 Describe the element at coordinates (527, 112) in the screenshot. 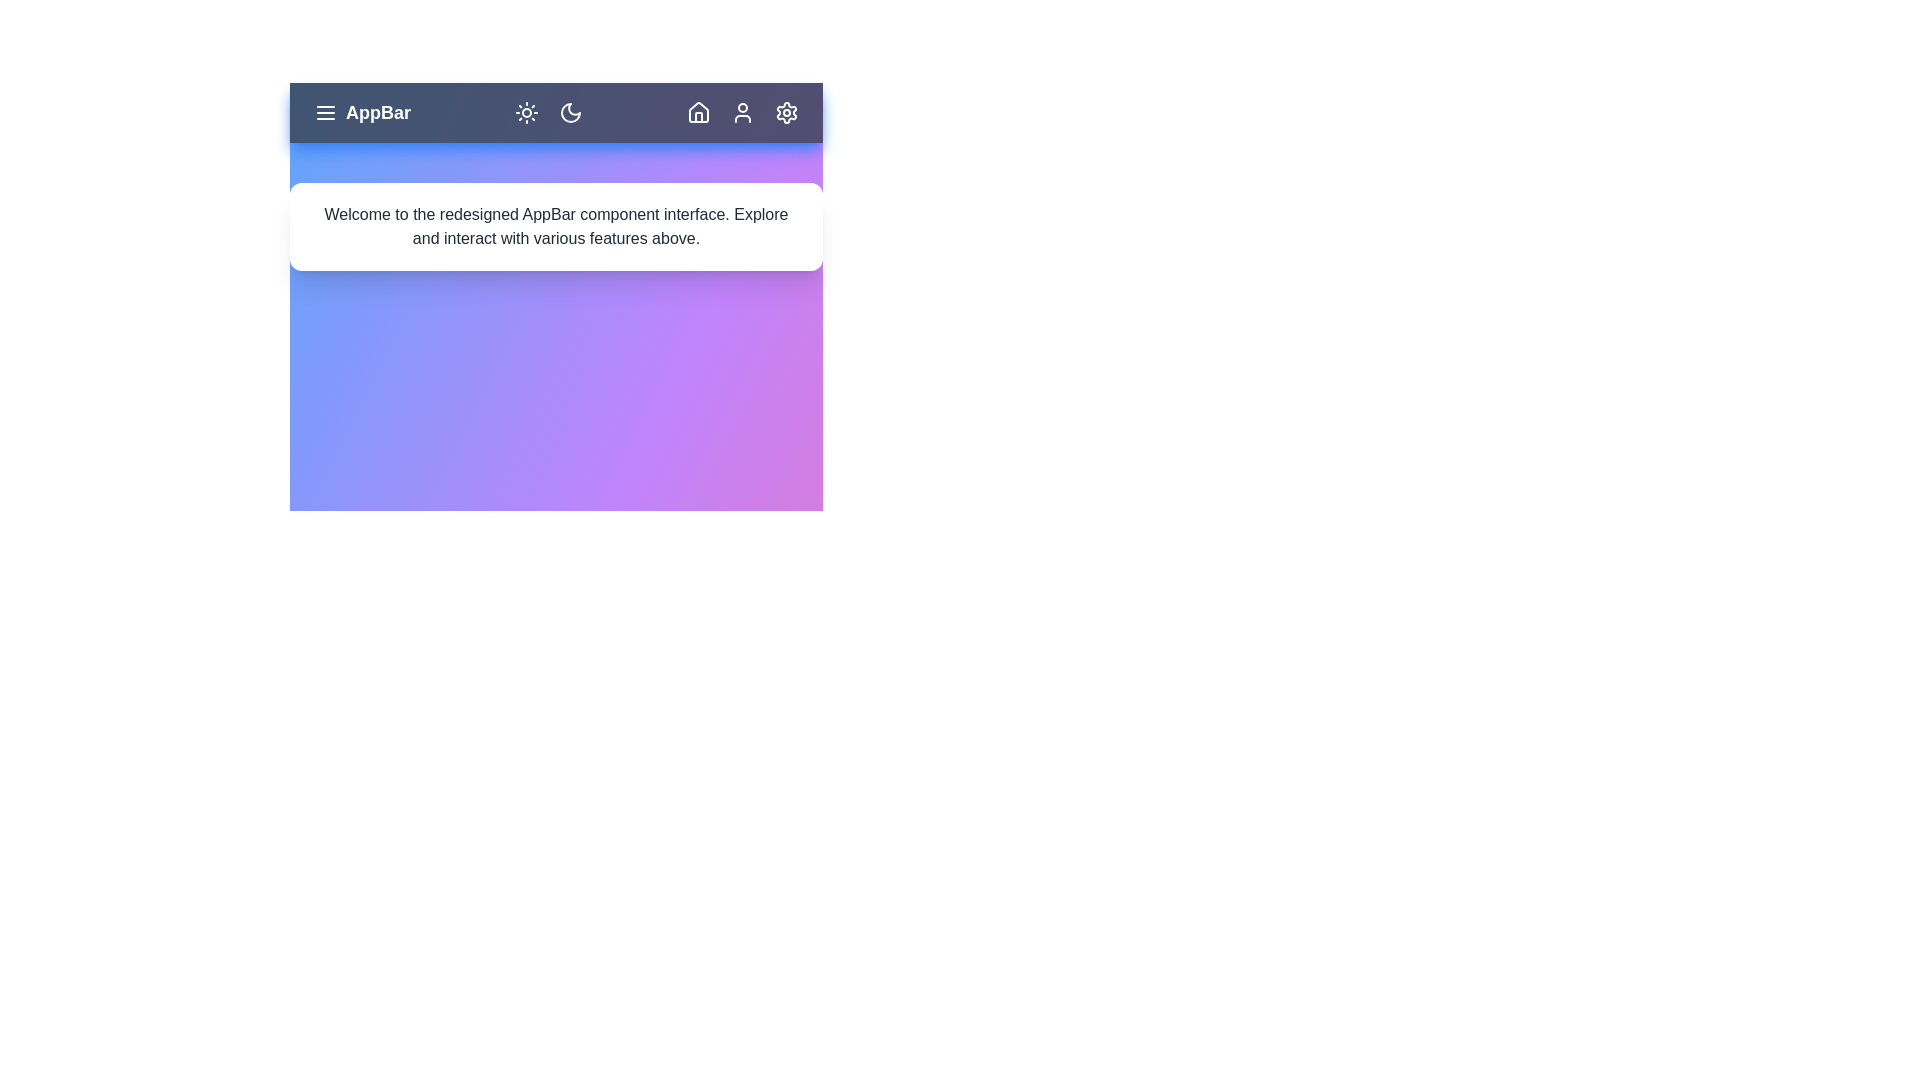

I see `the sun icon to switch the theme` at that location.